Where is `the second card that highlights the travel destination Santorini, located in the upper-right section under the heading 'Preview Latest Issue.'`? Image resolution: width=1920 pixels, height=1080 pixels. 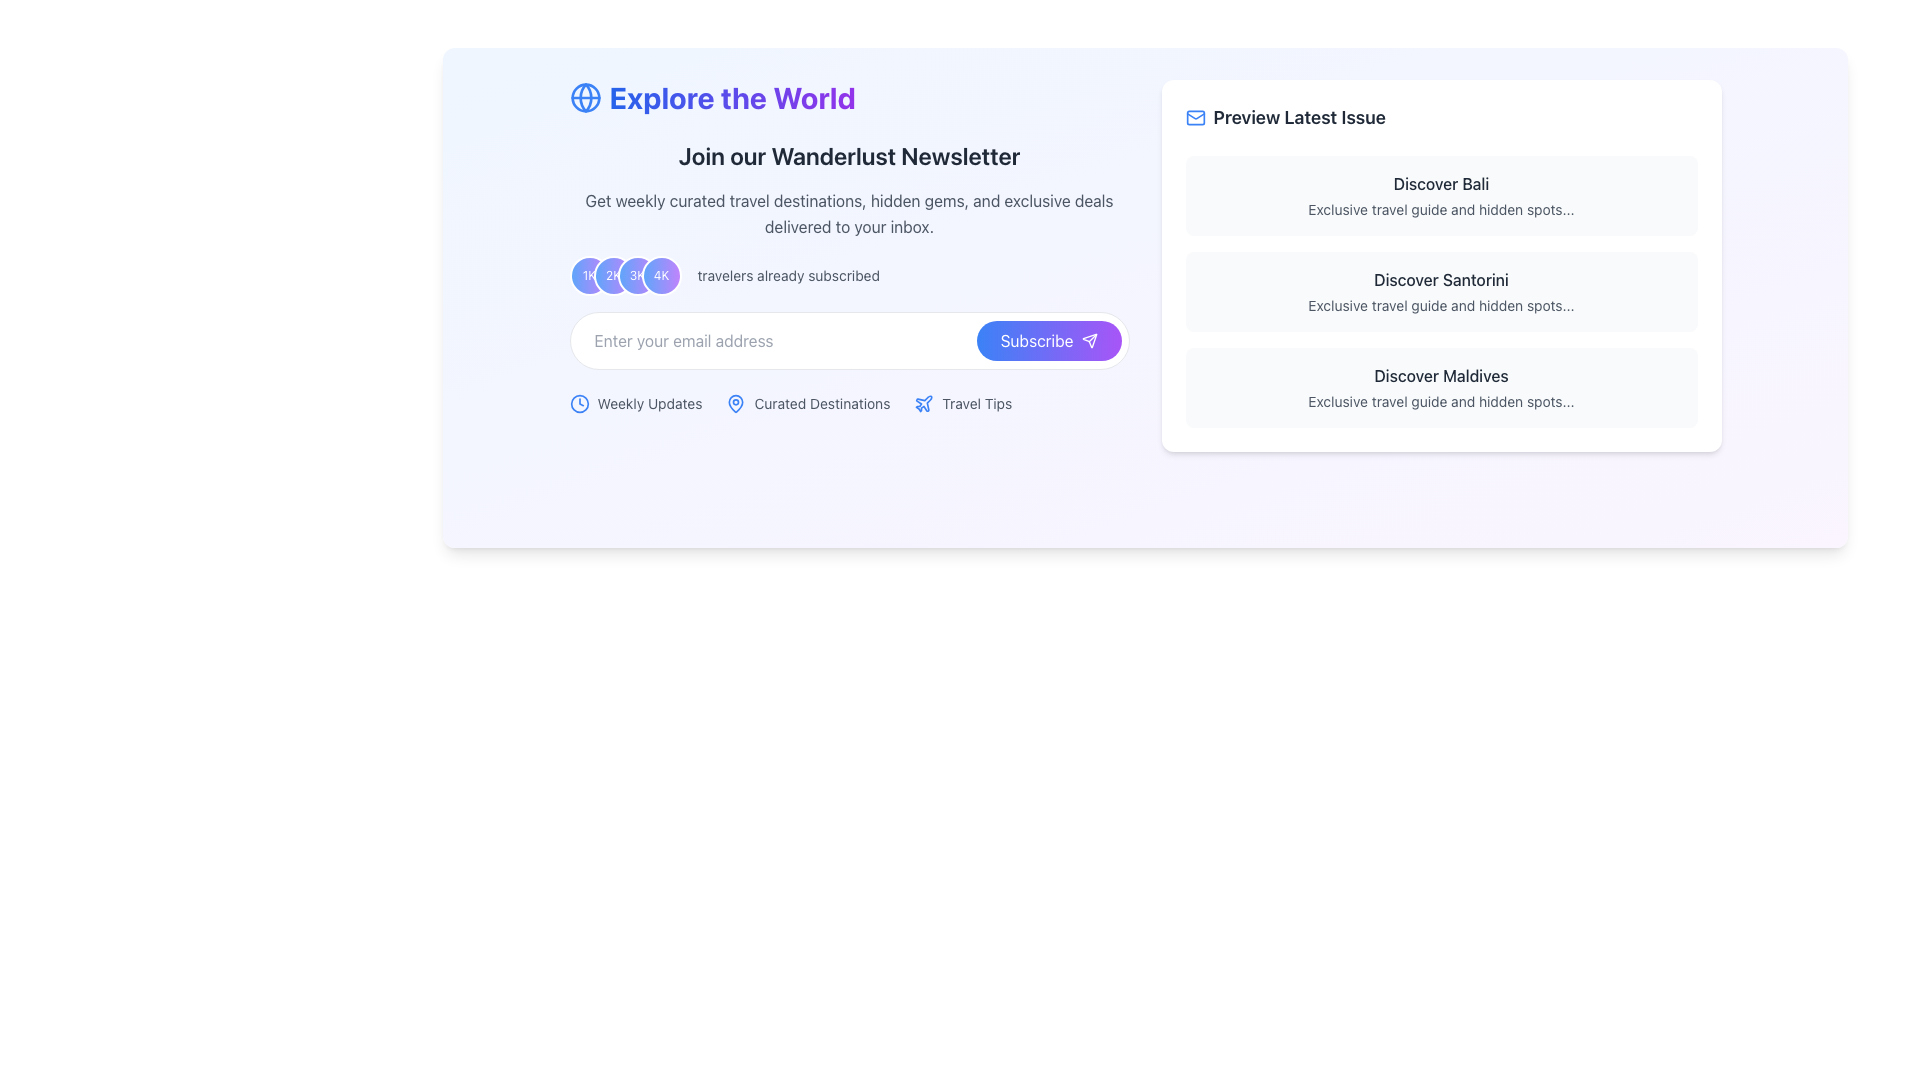
the second card that highlights the travel destination Santorini, located in the upper-right section under the heading 'Preview Latest Issue.' is located at coordinates (1441, 265).